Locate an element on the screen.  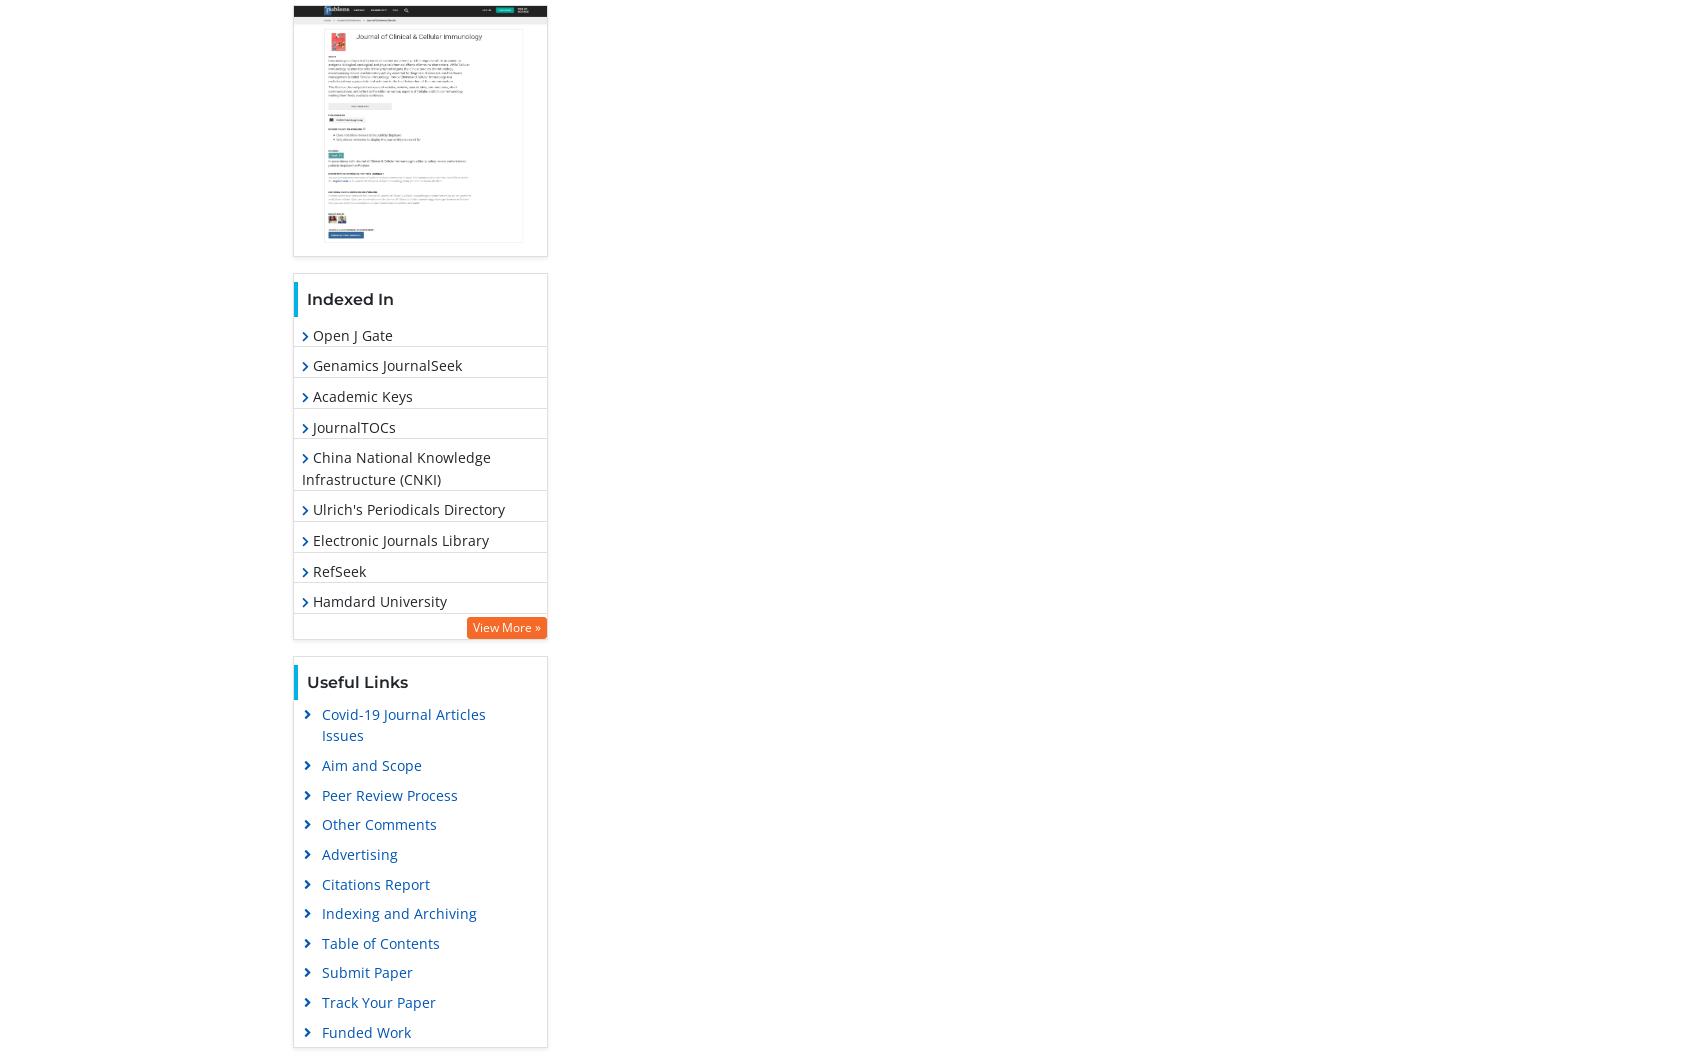
'Hamdard University' is located at coordinates (375, 600).